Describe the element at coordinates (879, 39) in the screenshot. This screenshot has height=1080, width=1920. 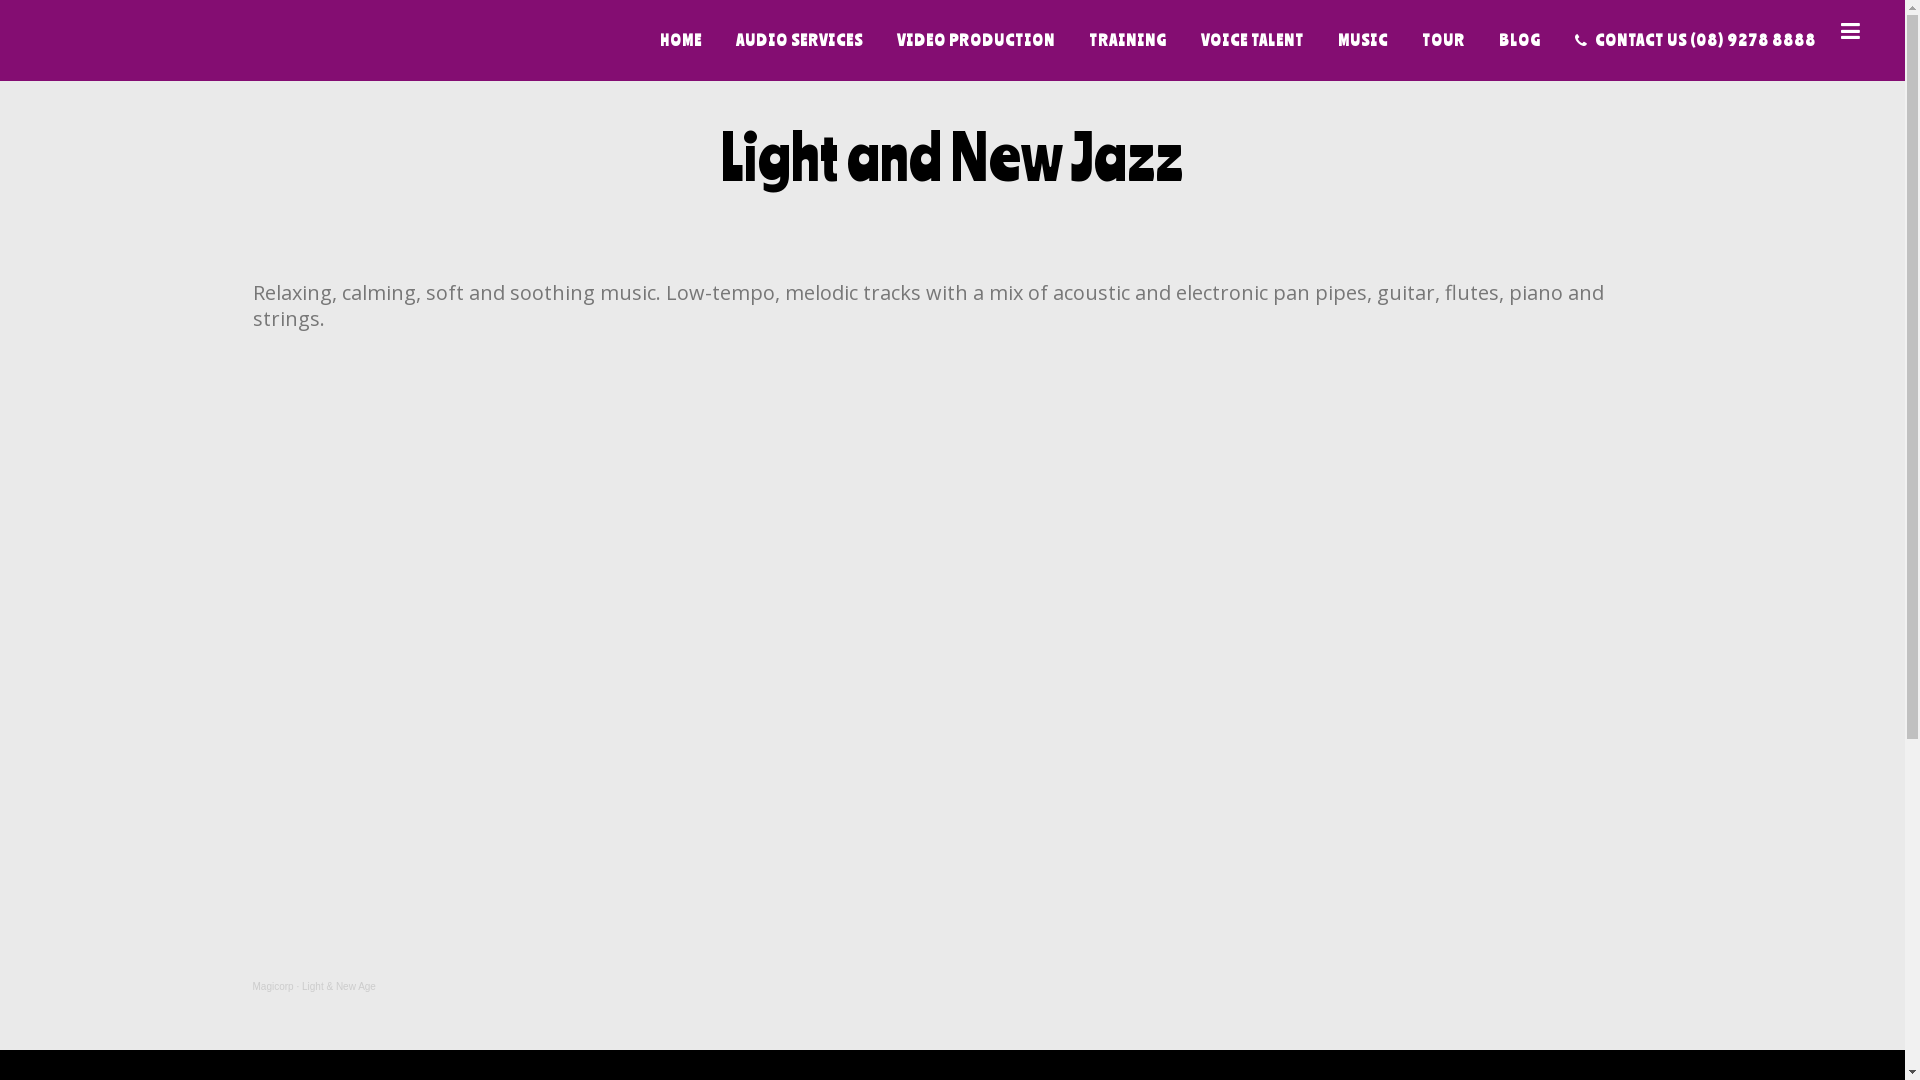
I see `'VIDEO PRODUCTION'` at that location.